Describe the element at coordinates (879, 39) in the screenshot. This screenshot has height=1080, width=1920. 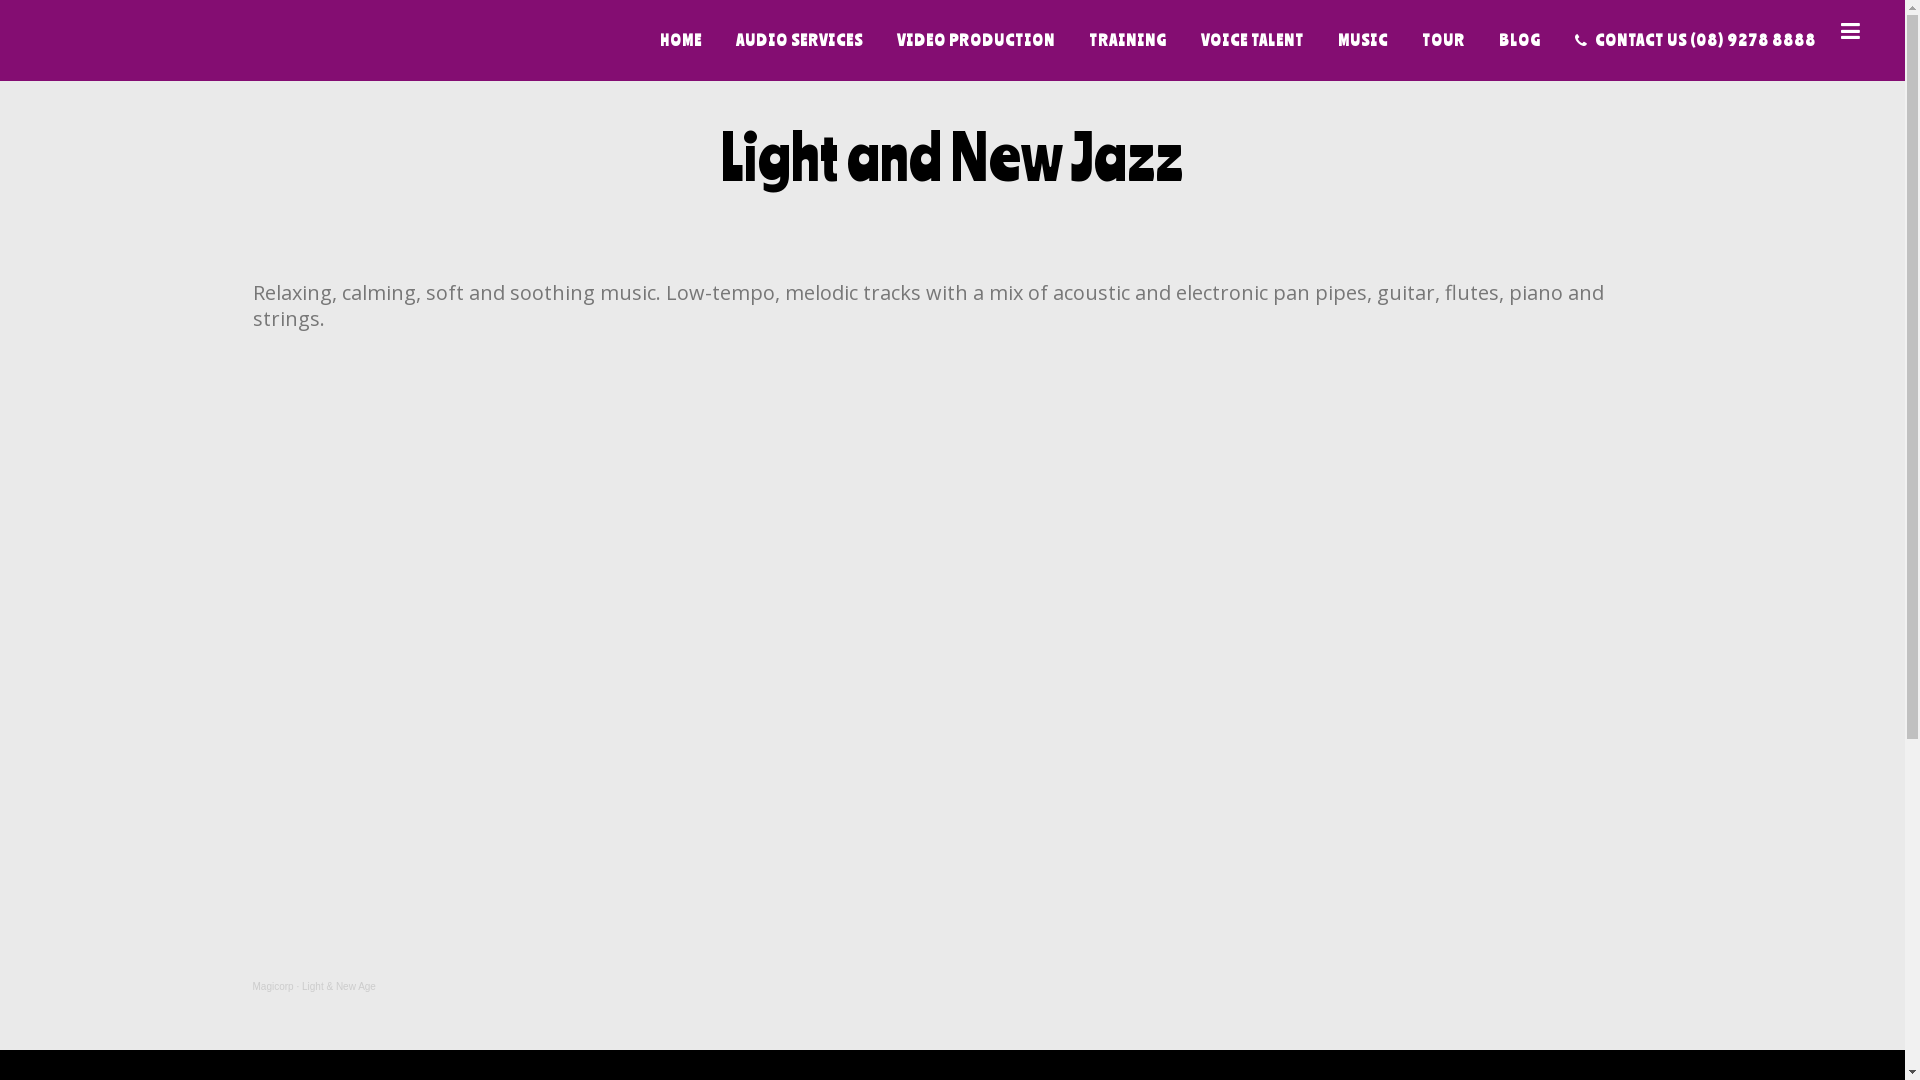
I see `'VIDEO PRODUCTION'` at that location.